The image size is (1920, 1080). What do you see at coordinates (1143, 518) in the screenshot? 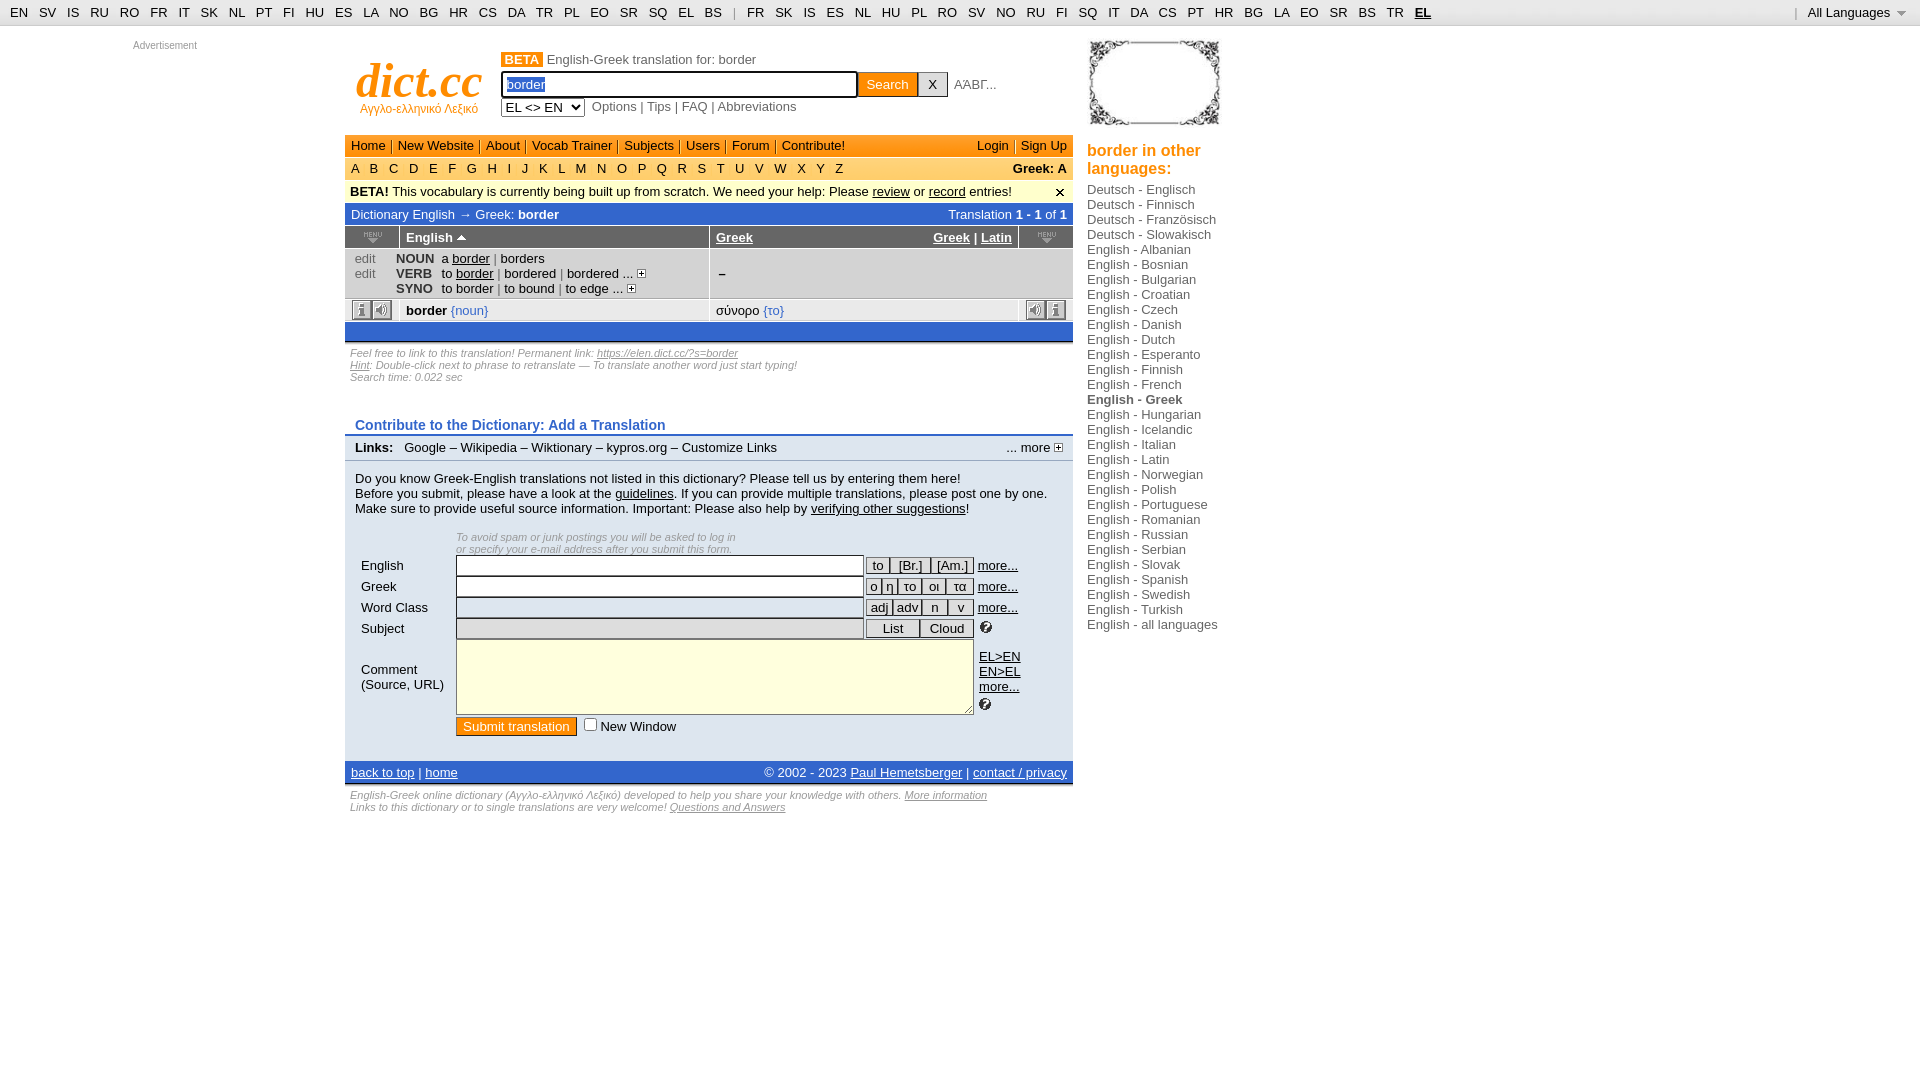
I see `'English - Romanian'` at bounding box center [1143, 518].